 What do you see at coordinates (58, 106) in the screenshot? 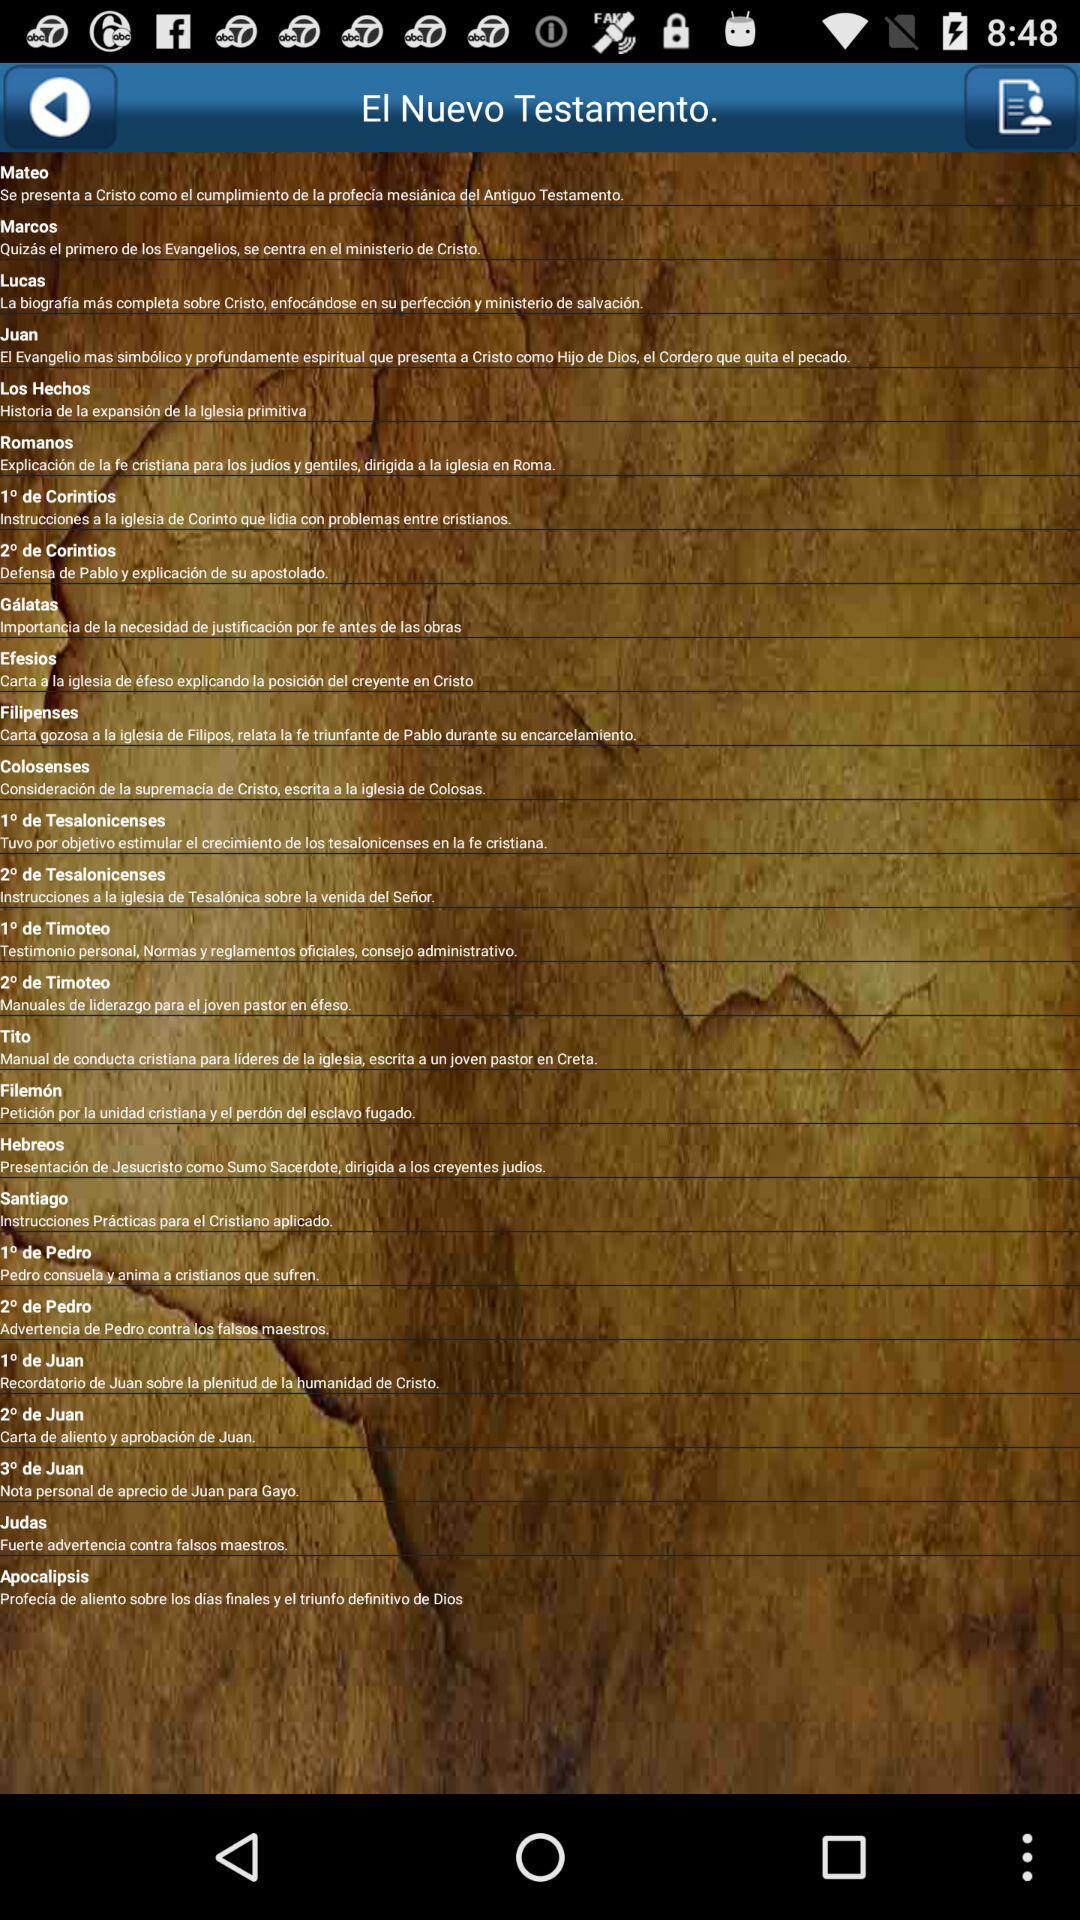
I see `the app to the left of el nuevo testamento. icon` at bounding box center [58, 106].